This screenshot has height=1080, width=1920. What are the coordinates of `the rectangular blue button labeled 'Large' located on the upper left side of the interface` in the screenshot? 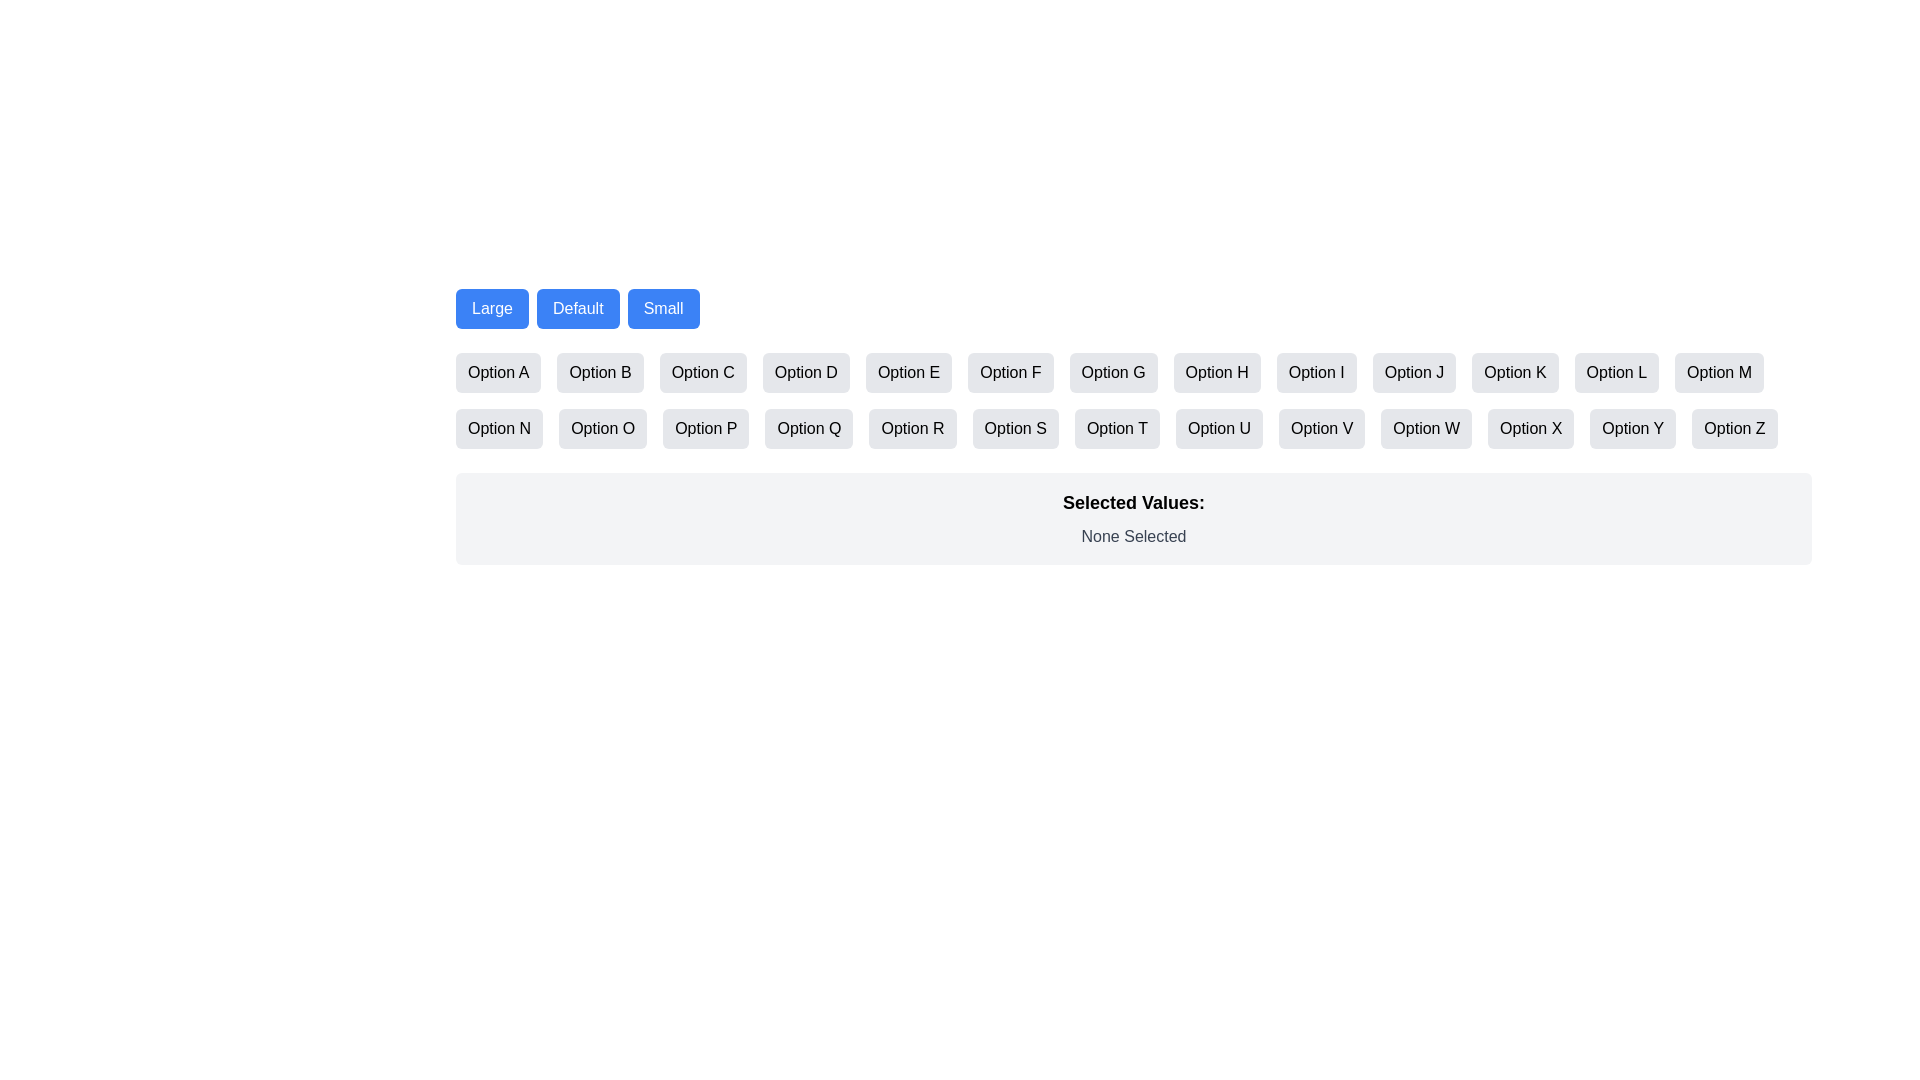 It's located at (492, 308).